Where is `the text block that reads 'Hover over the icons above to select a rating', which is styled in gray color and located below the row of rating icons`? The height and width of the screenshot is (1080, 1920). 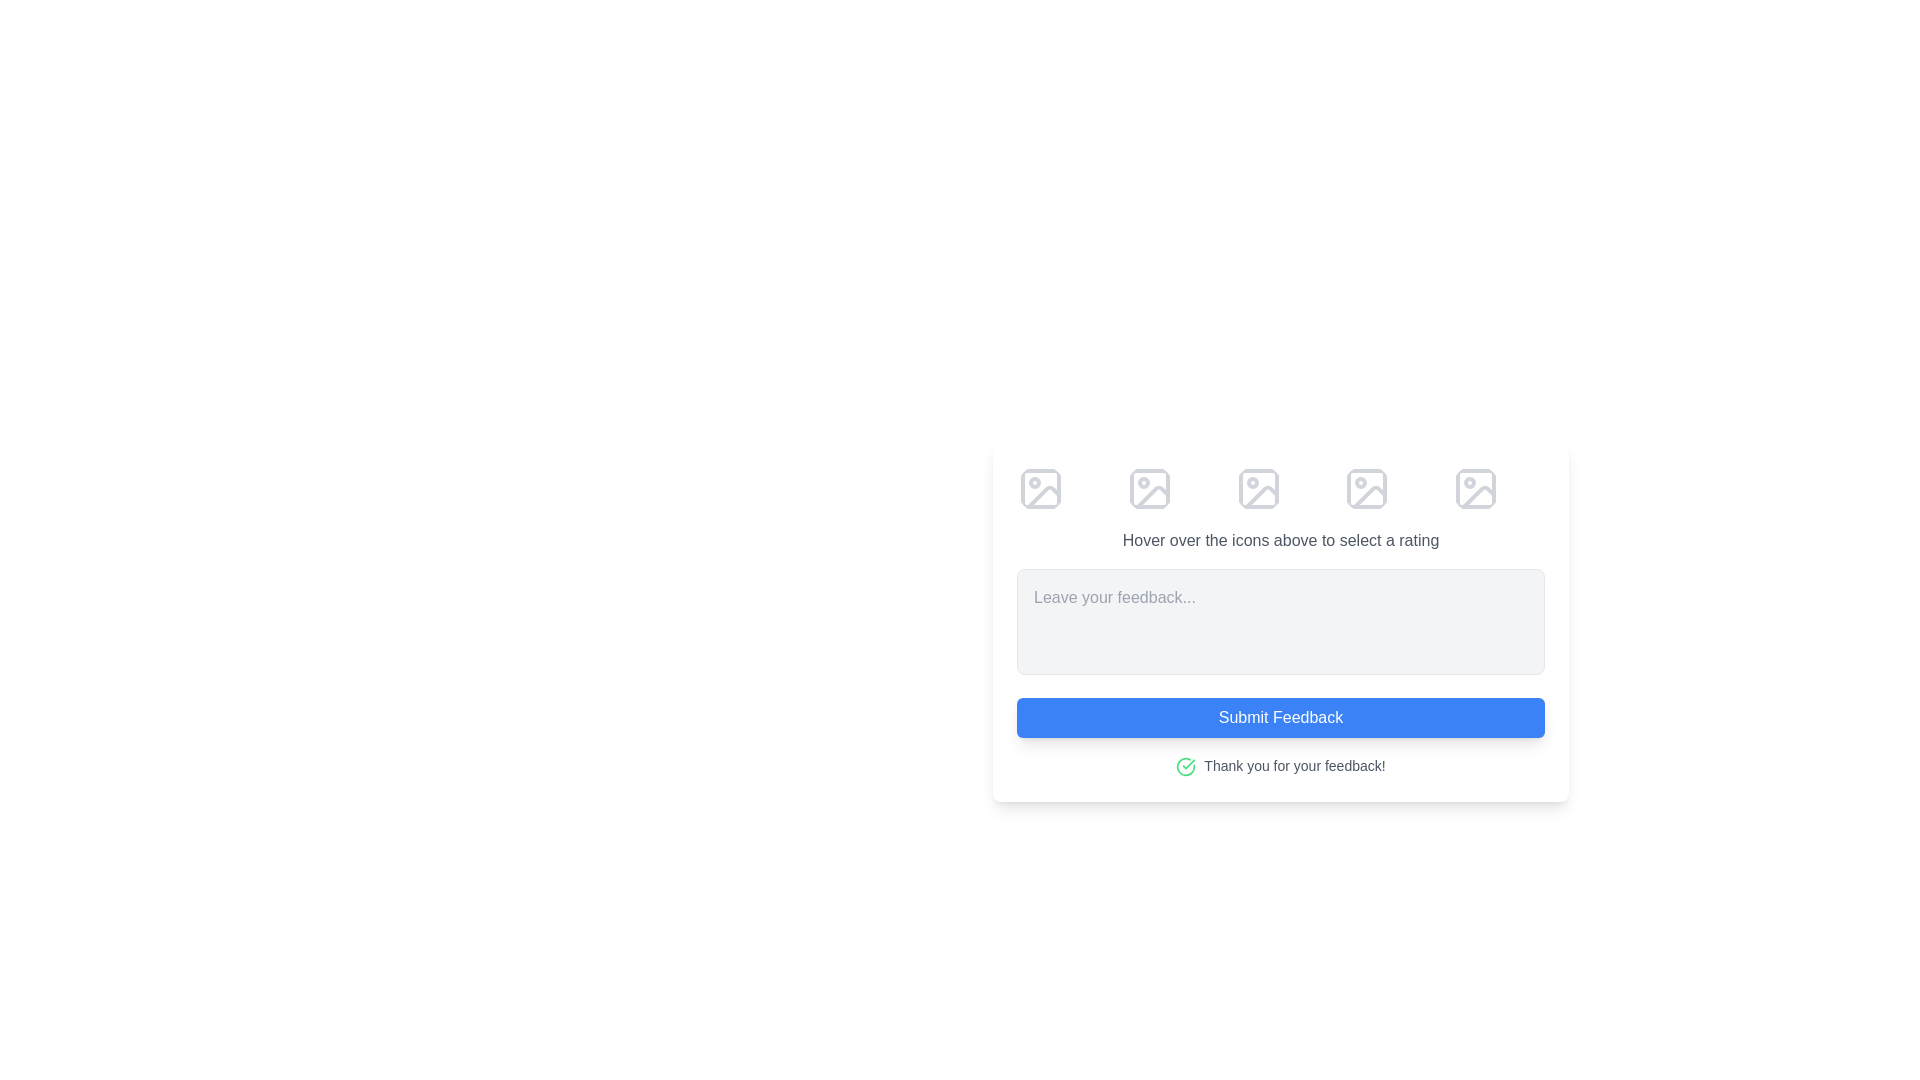
the text block that reads 'Hover over the icons above to select a rating', which is styled in gray color and located below the row of rating icons is located at coordinates (1281, 540).